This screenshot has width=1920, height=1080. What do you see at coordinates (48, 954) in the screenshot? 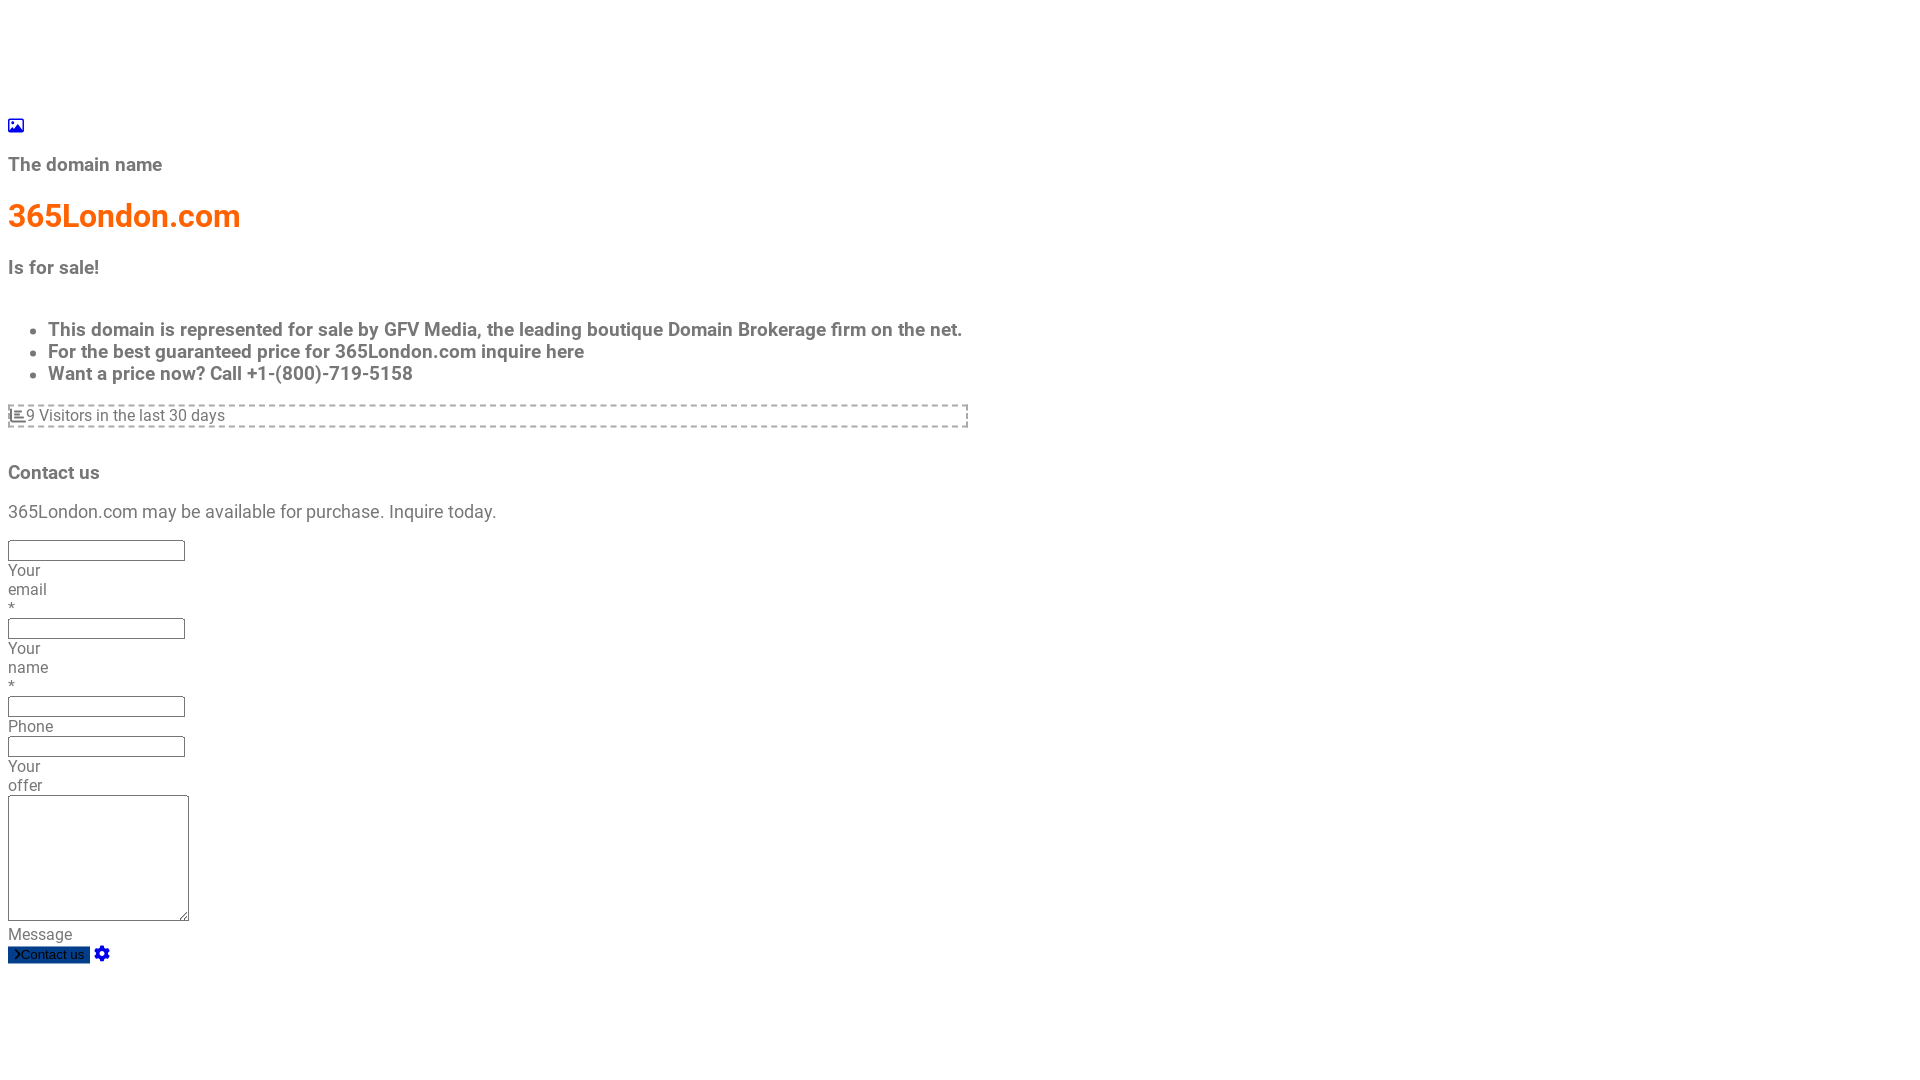
I see `'Contact us'` at bounding box center [48, 954].